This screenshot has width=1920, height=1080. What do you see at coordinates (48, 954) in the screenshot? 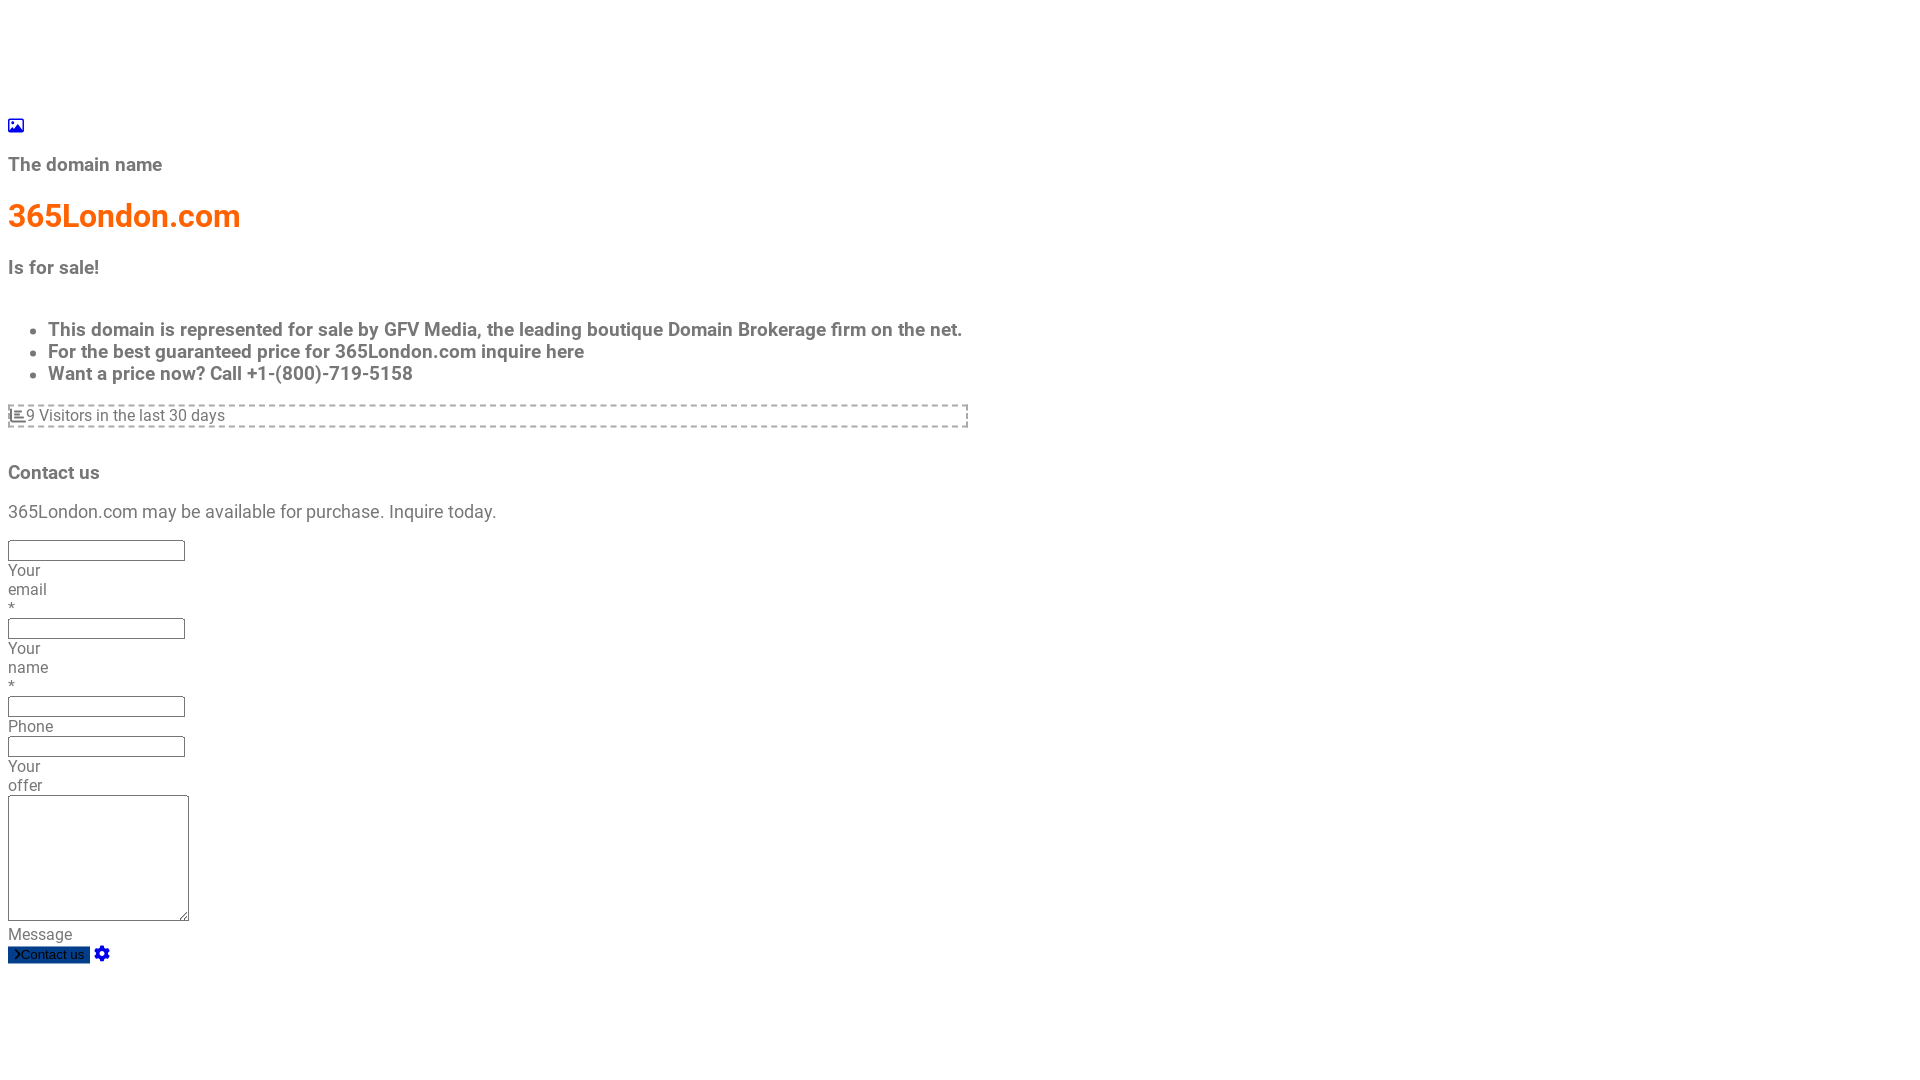
I see `'Contact us'` at bounding box center [48, 954].